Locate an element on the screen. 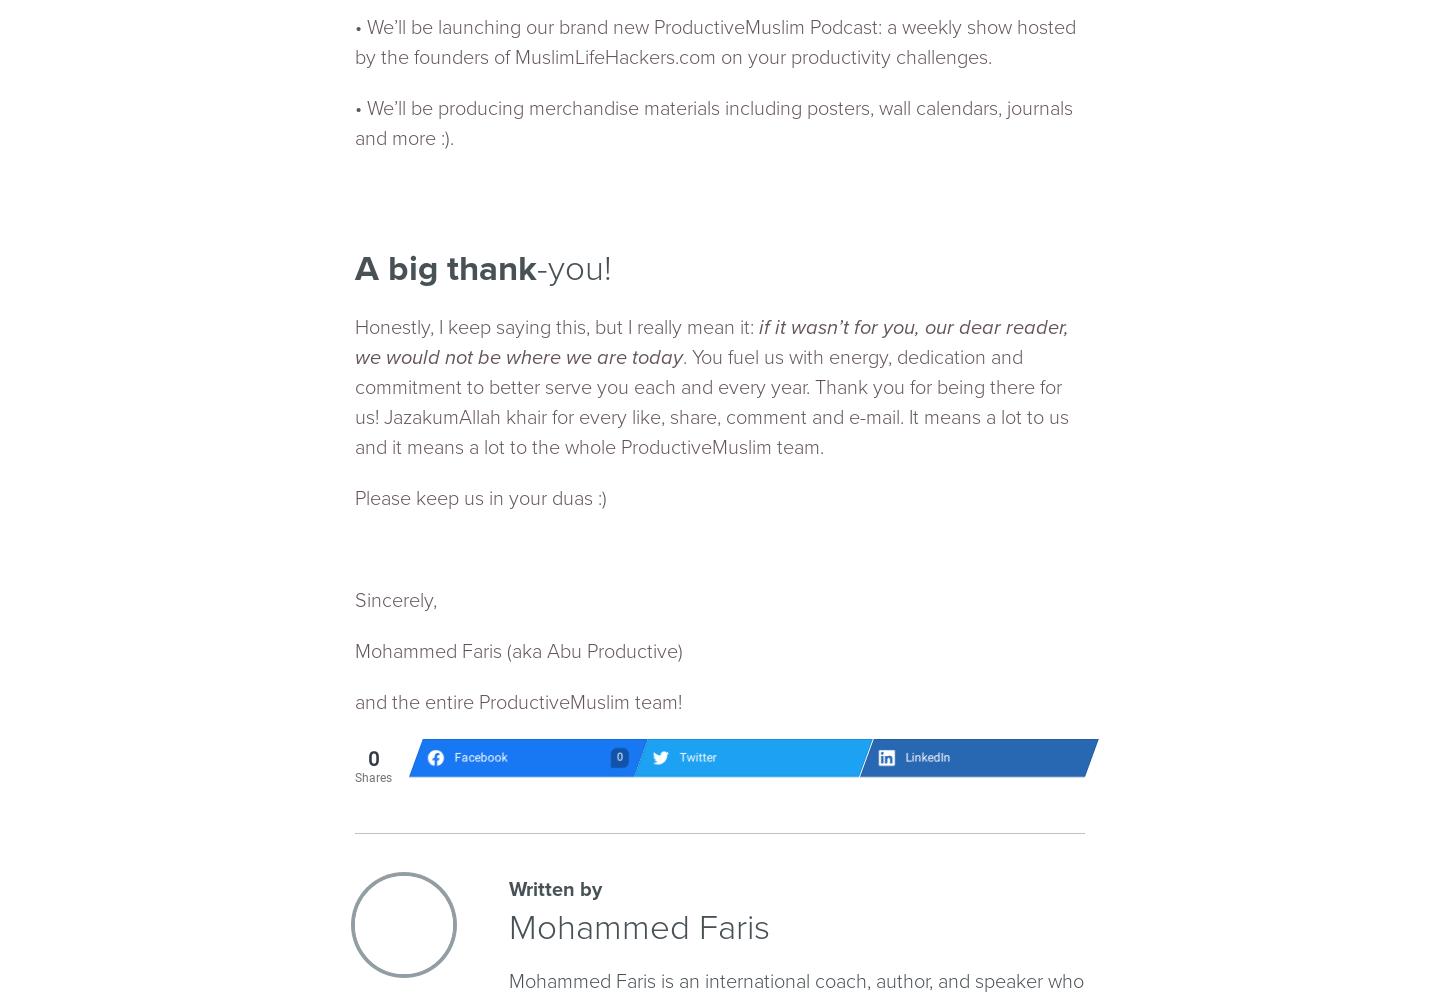  'Written by' is located at coordinates (508, 889).